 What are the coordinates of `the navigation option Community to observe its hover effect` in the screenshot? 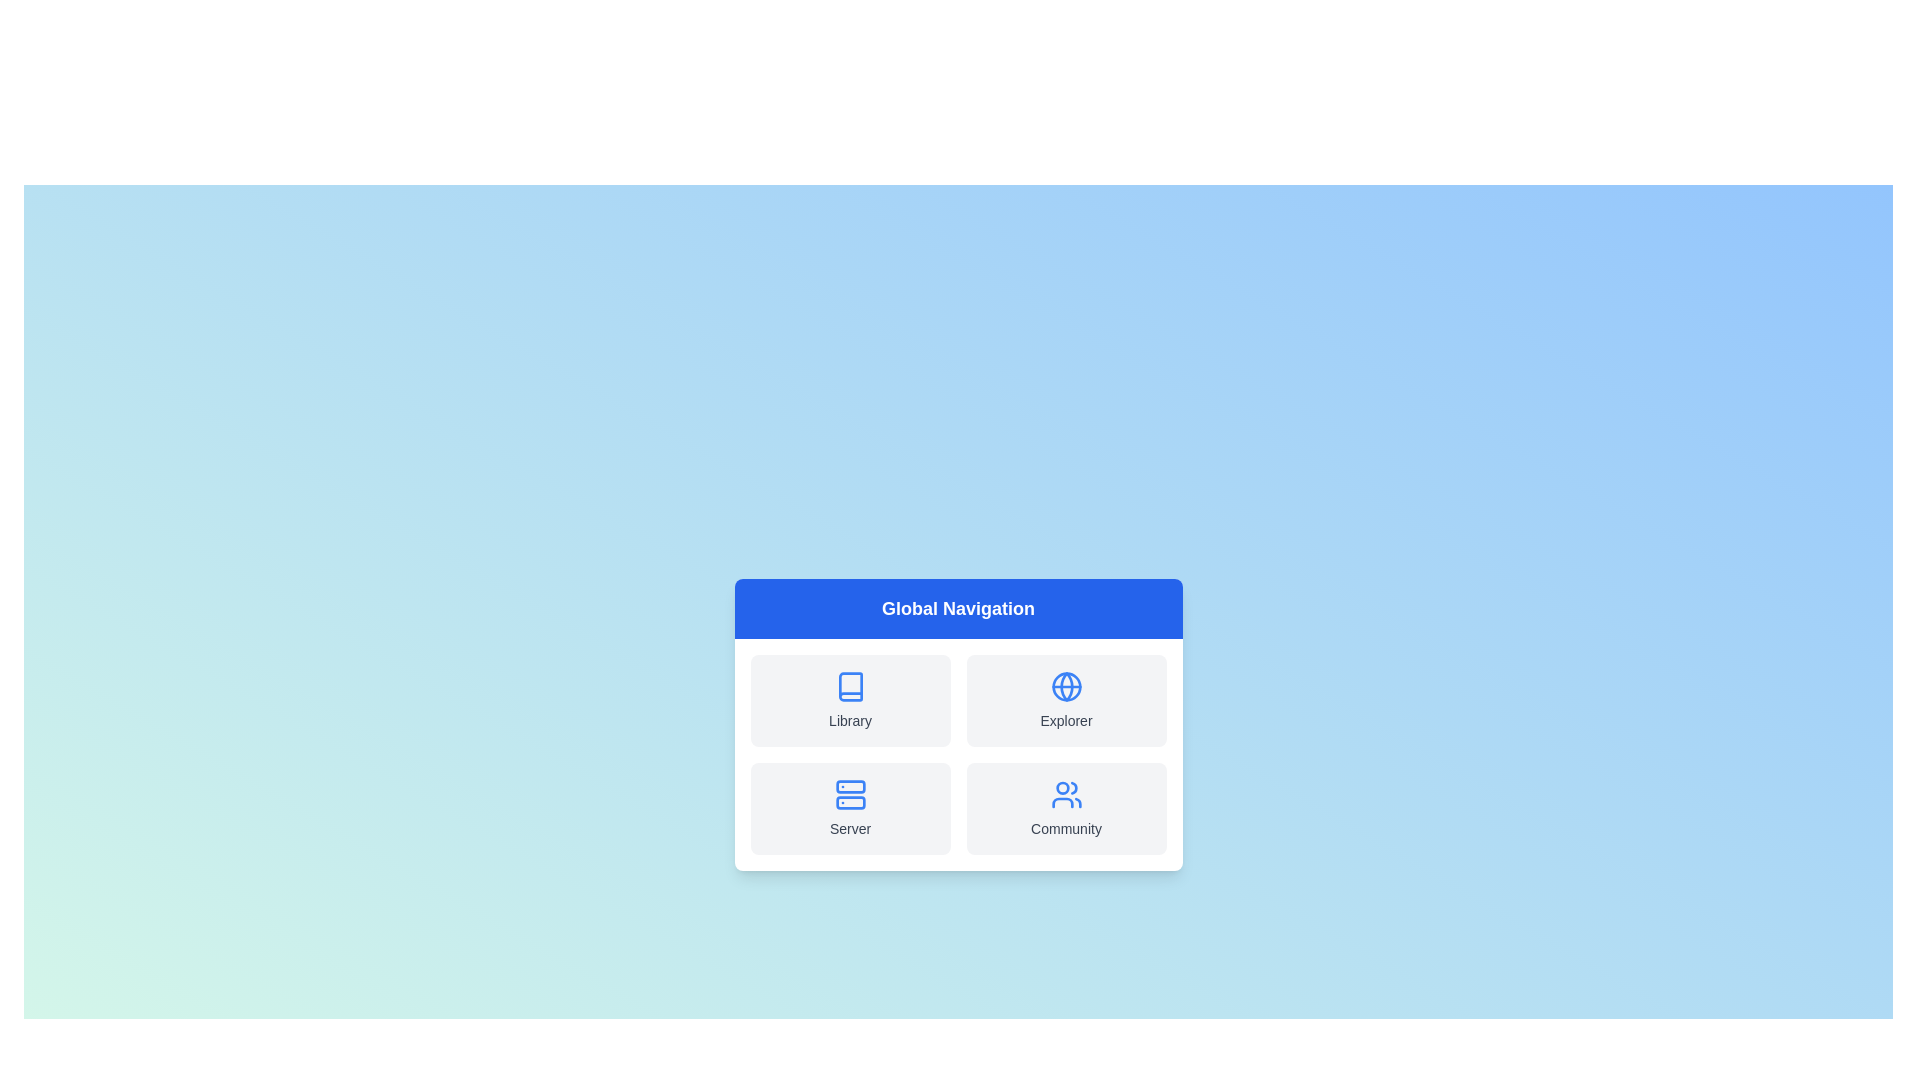 It's located at (1065, 808).